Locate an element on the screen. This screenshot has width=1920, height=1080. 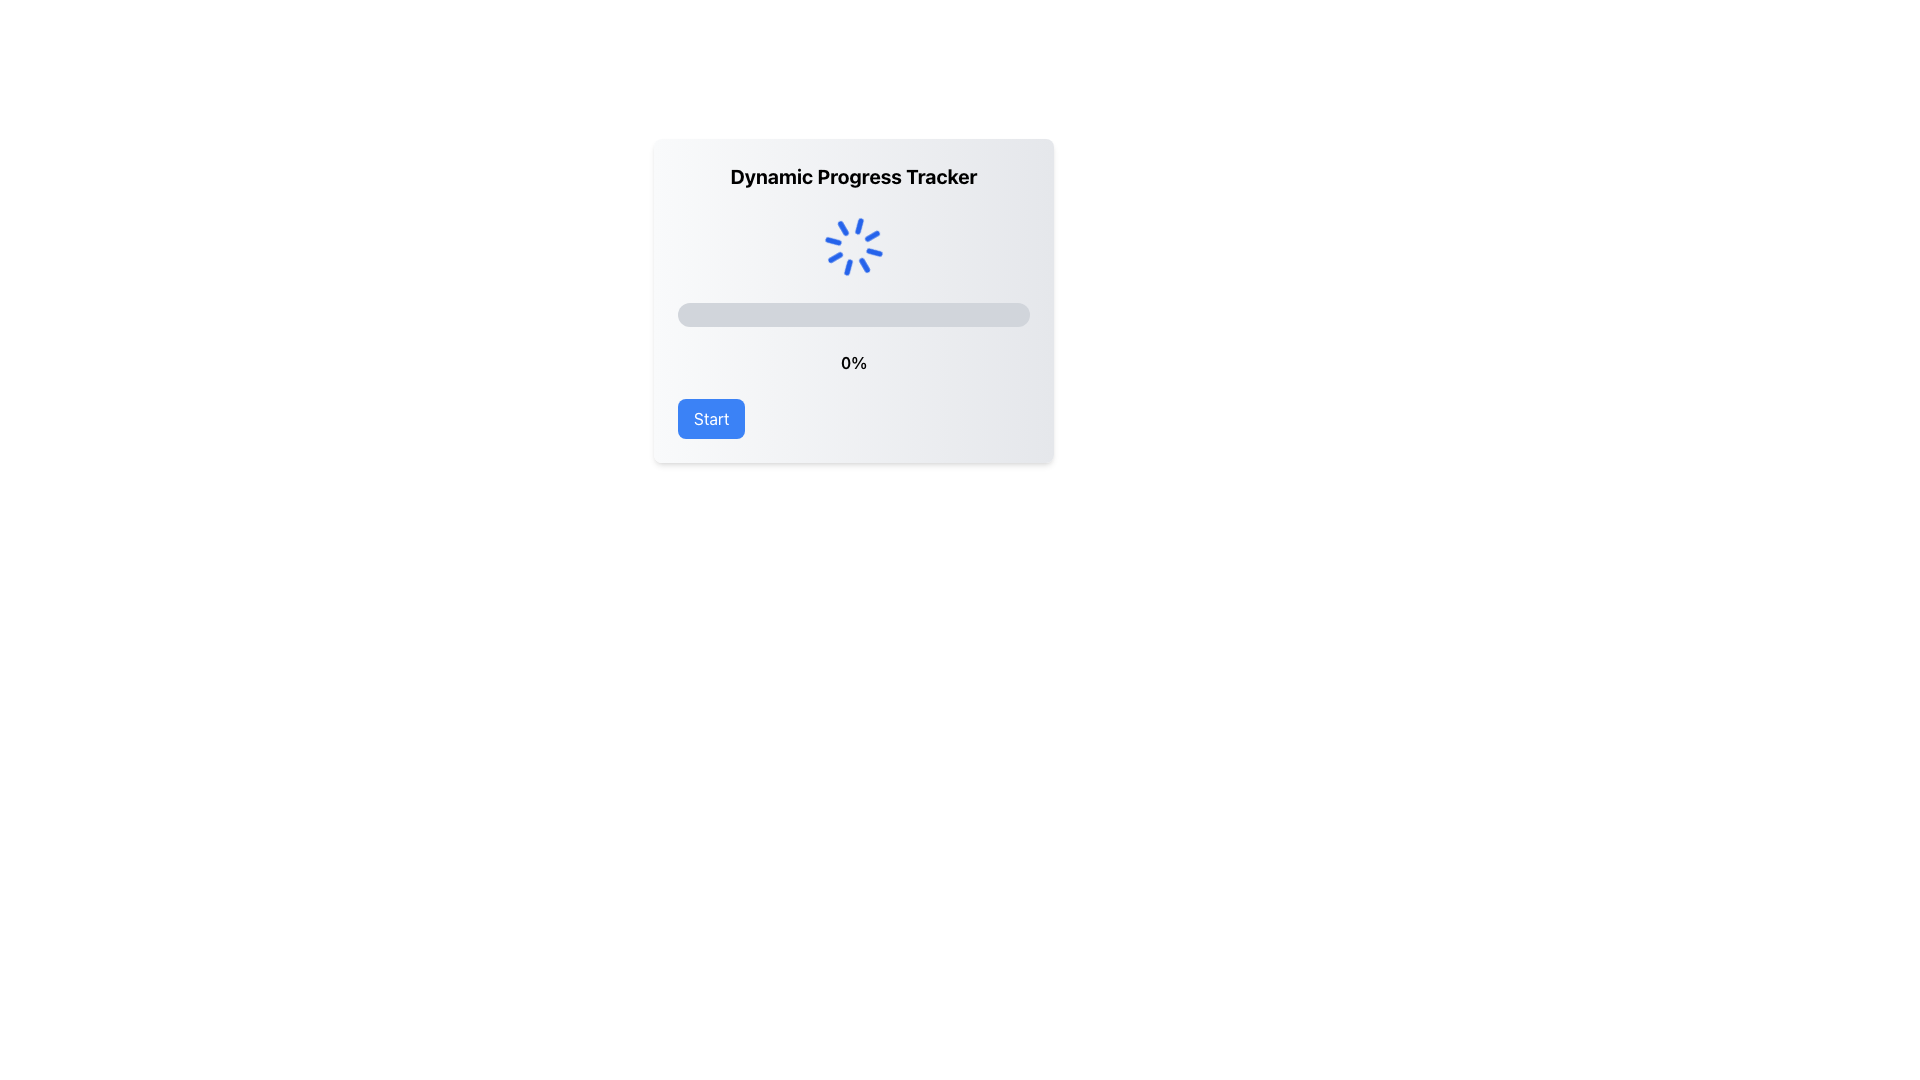
the fifth vertical component of the spinner graphic, which is located at the center of the card and indicates a loading state is located at coordinates (847, 225).